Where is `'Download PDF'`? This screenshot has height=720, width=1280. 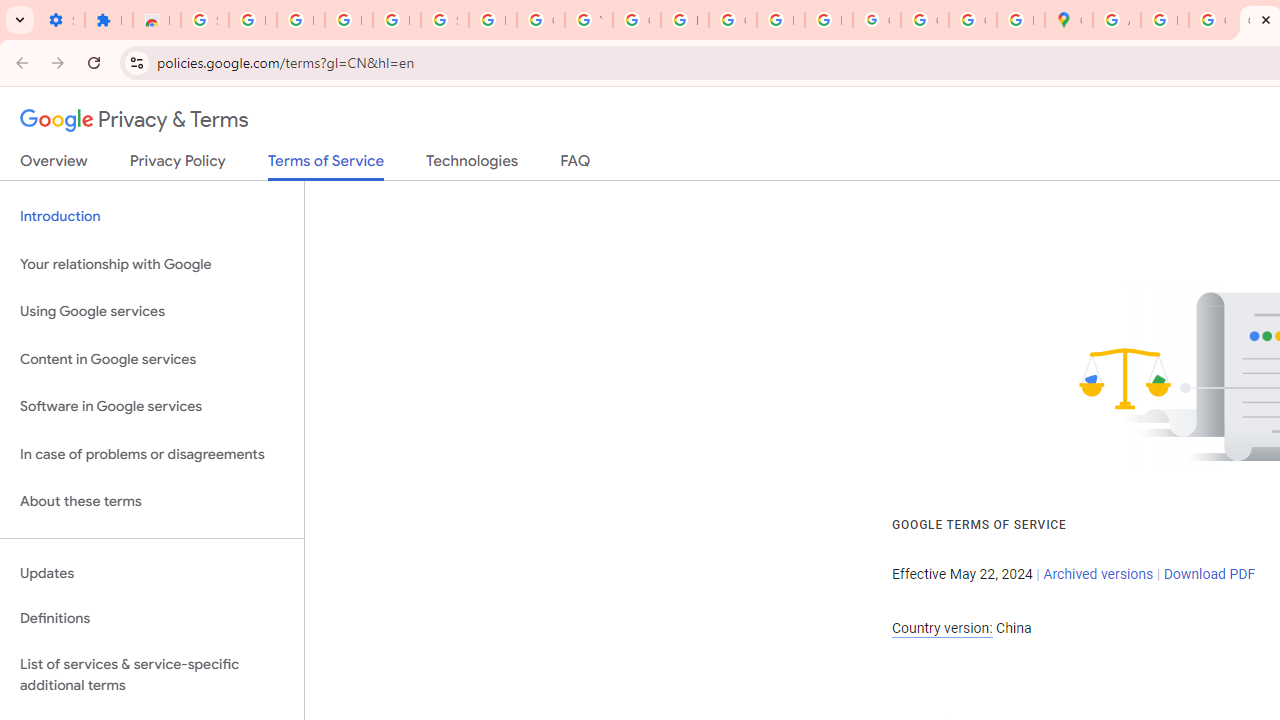
'Download PDF' is located at coordinates (1208, 574).